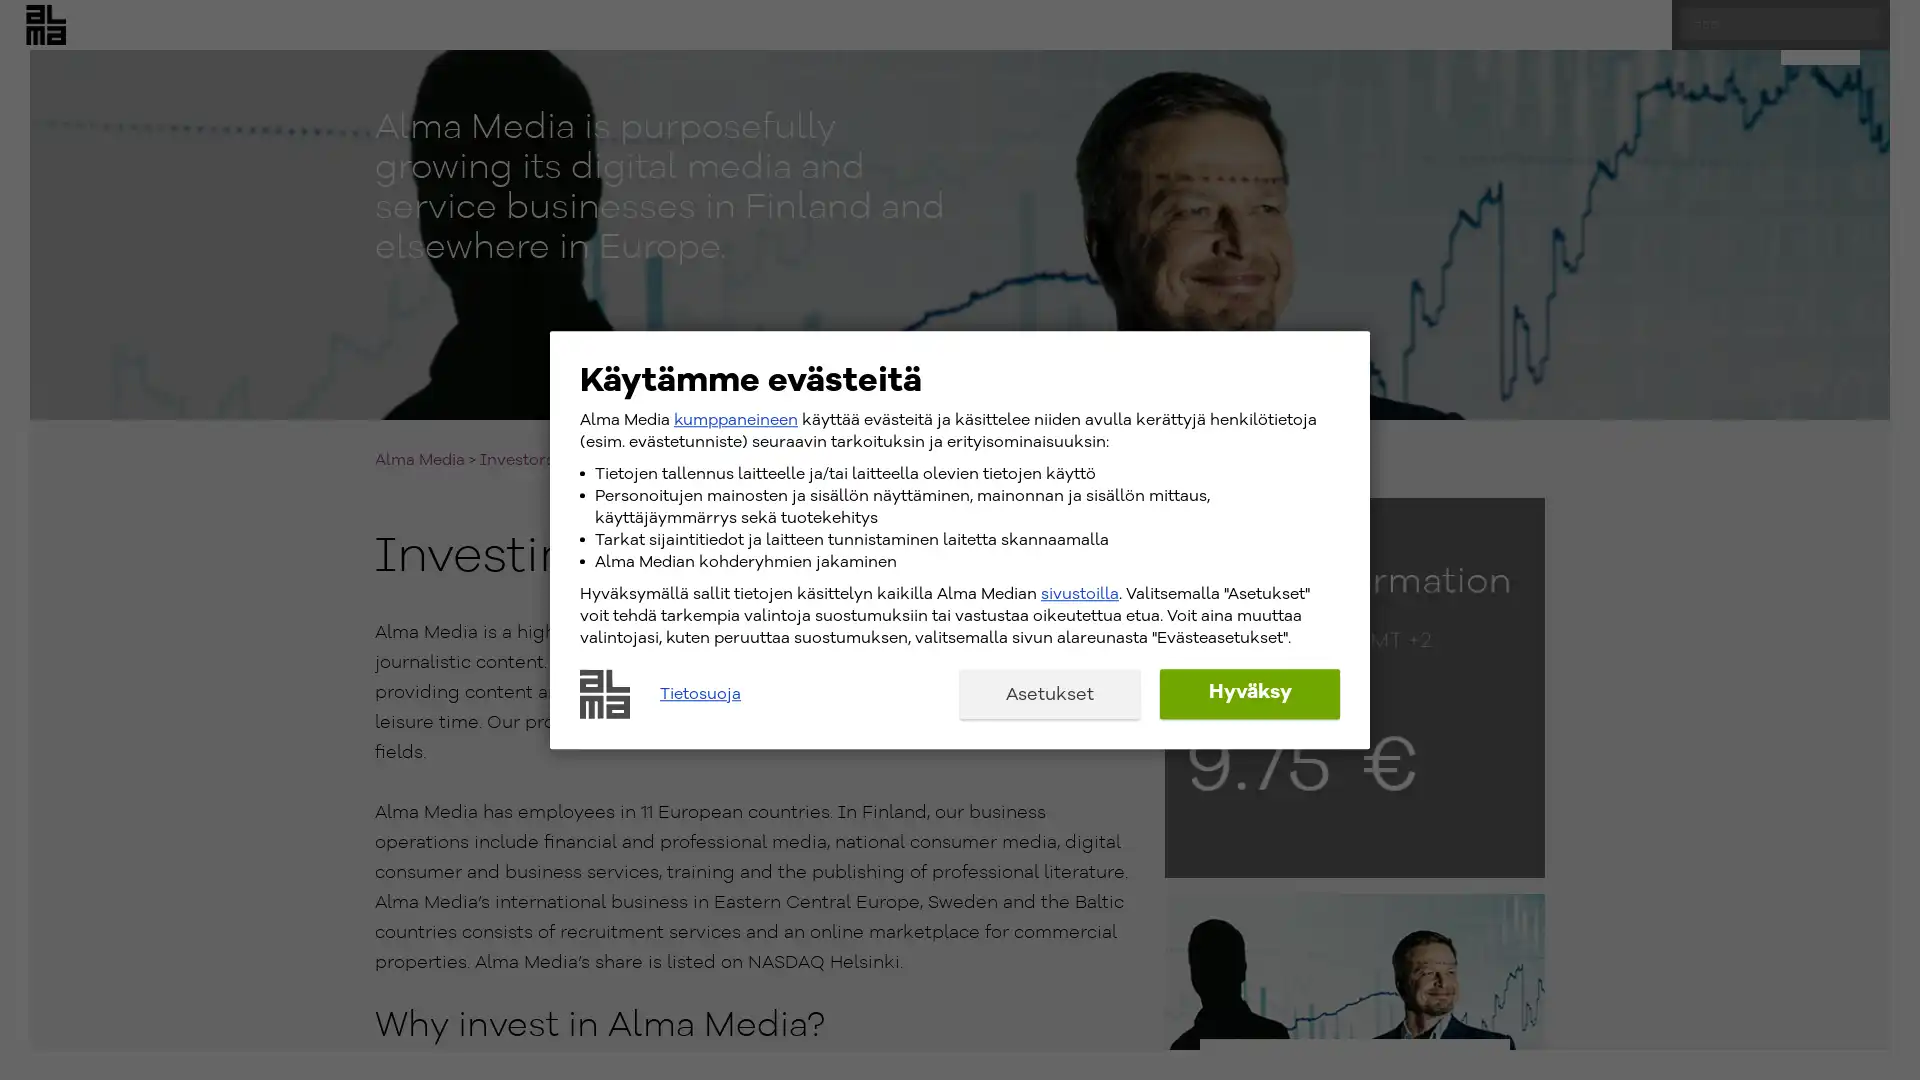  What do you see at coordinates (1248, 692) in the screenshot?
I see `Hyvaksy` at bounding box center [1248, 692].